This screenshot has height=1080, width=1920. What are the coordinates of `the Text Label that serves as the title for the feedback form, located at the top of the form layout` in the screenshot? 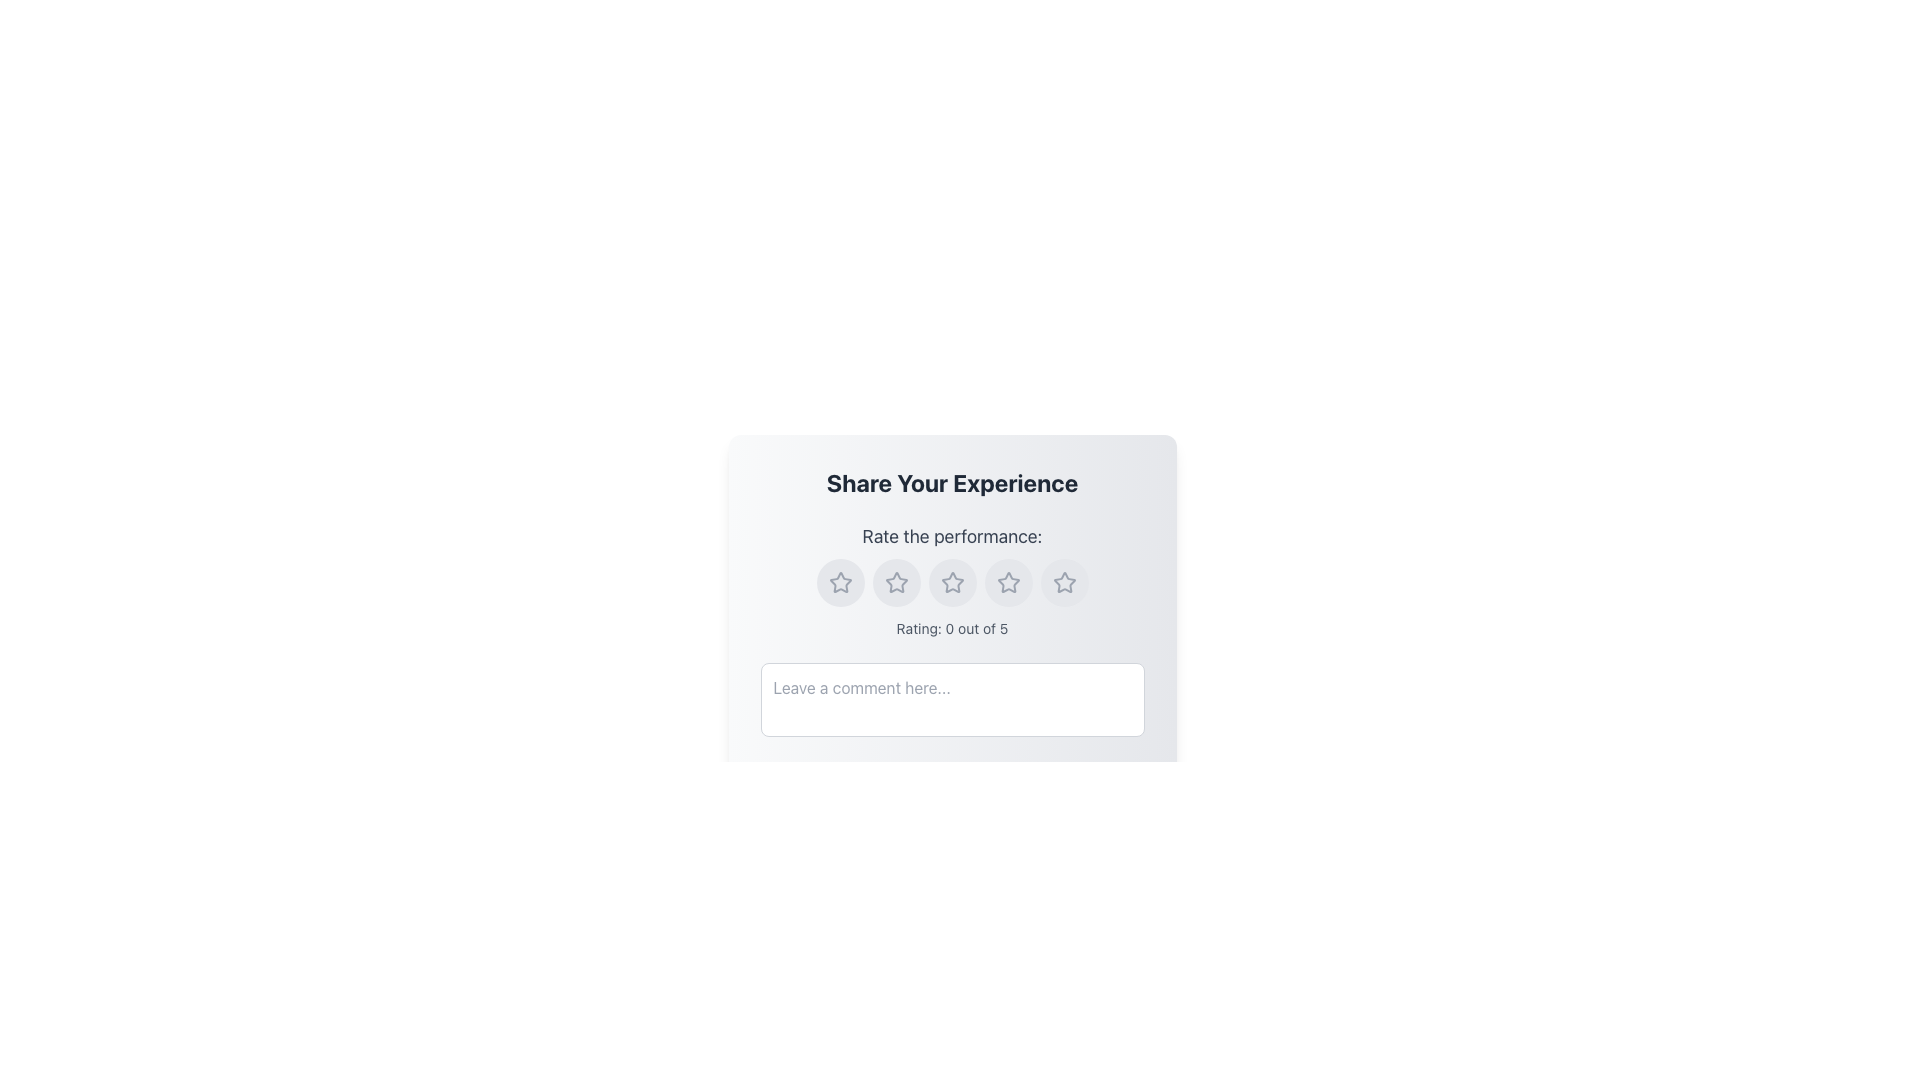 It's located at (951, 482).